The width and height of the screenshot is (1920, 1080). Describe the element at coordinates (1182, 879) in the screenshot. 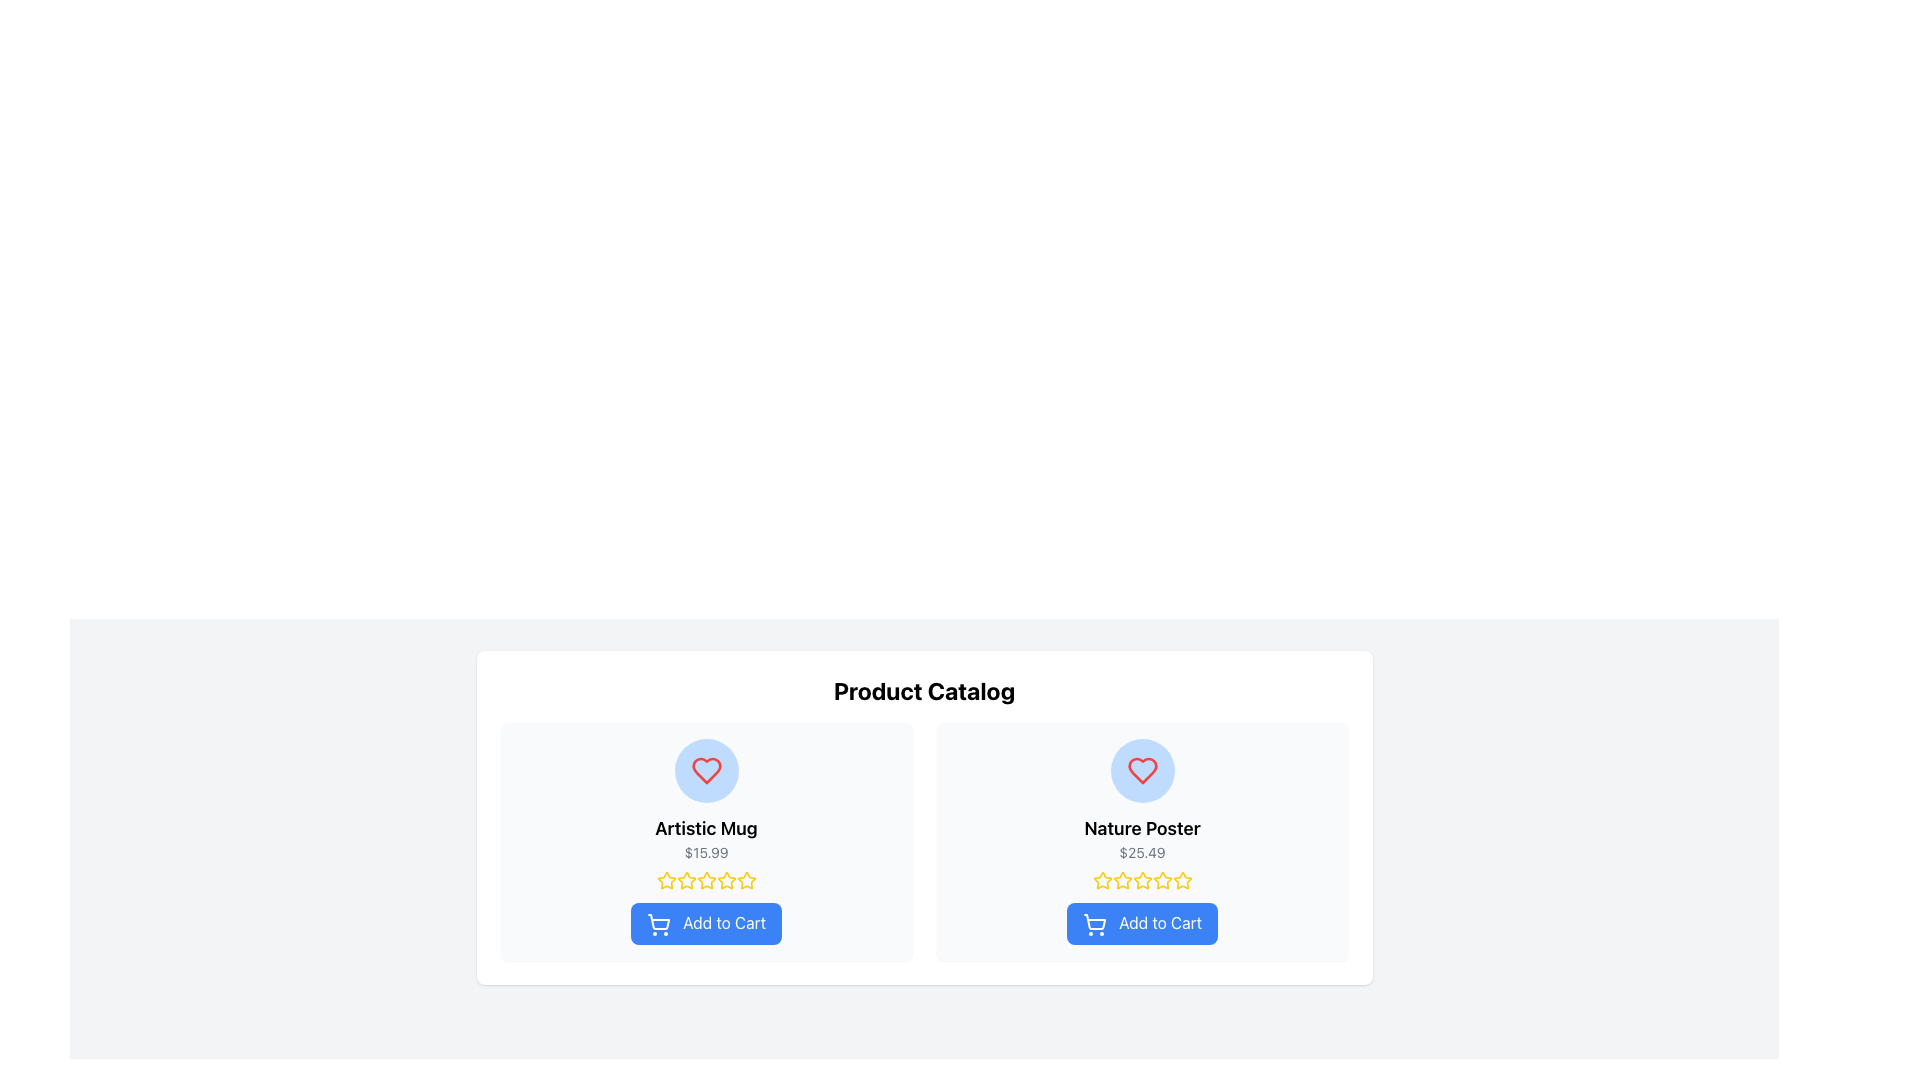

I see `the fifth star icon representing the highest rating in the 5-star rating system for the product 'Nature Poster'` at that location.